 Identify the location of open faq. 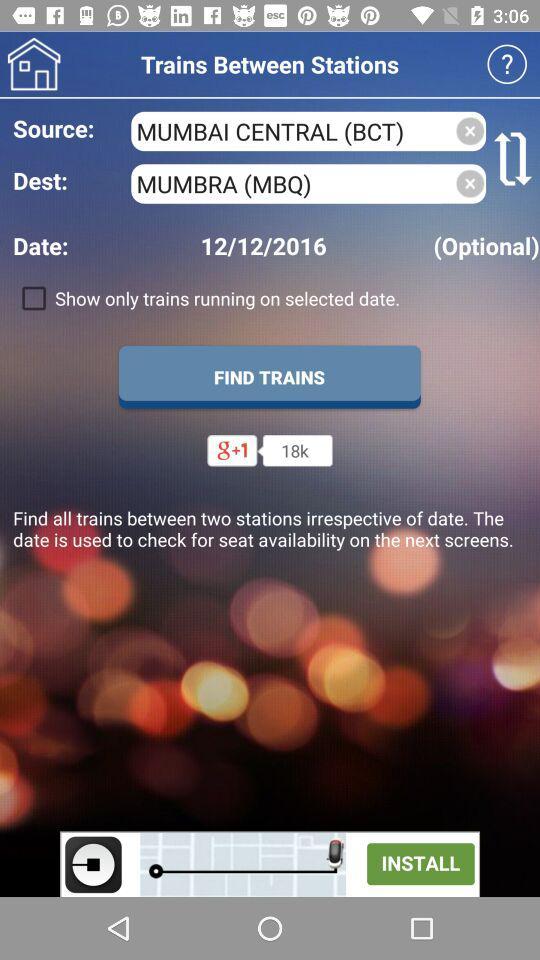
(507, 64).